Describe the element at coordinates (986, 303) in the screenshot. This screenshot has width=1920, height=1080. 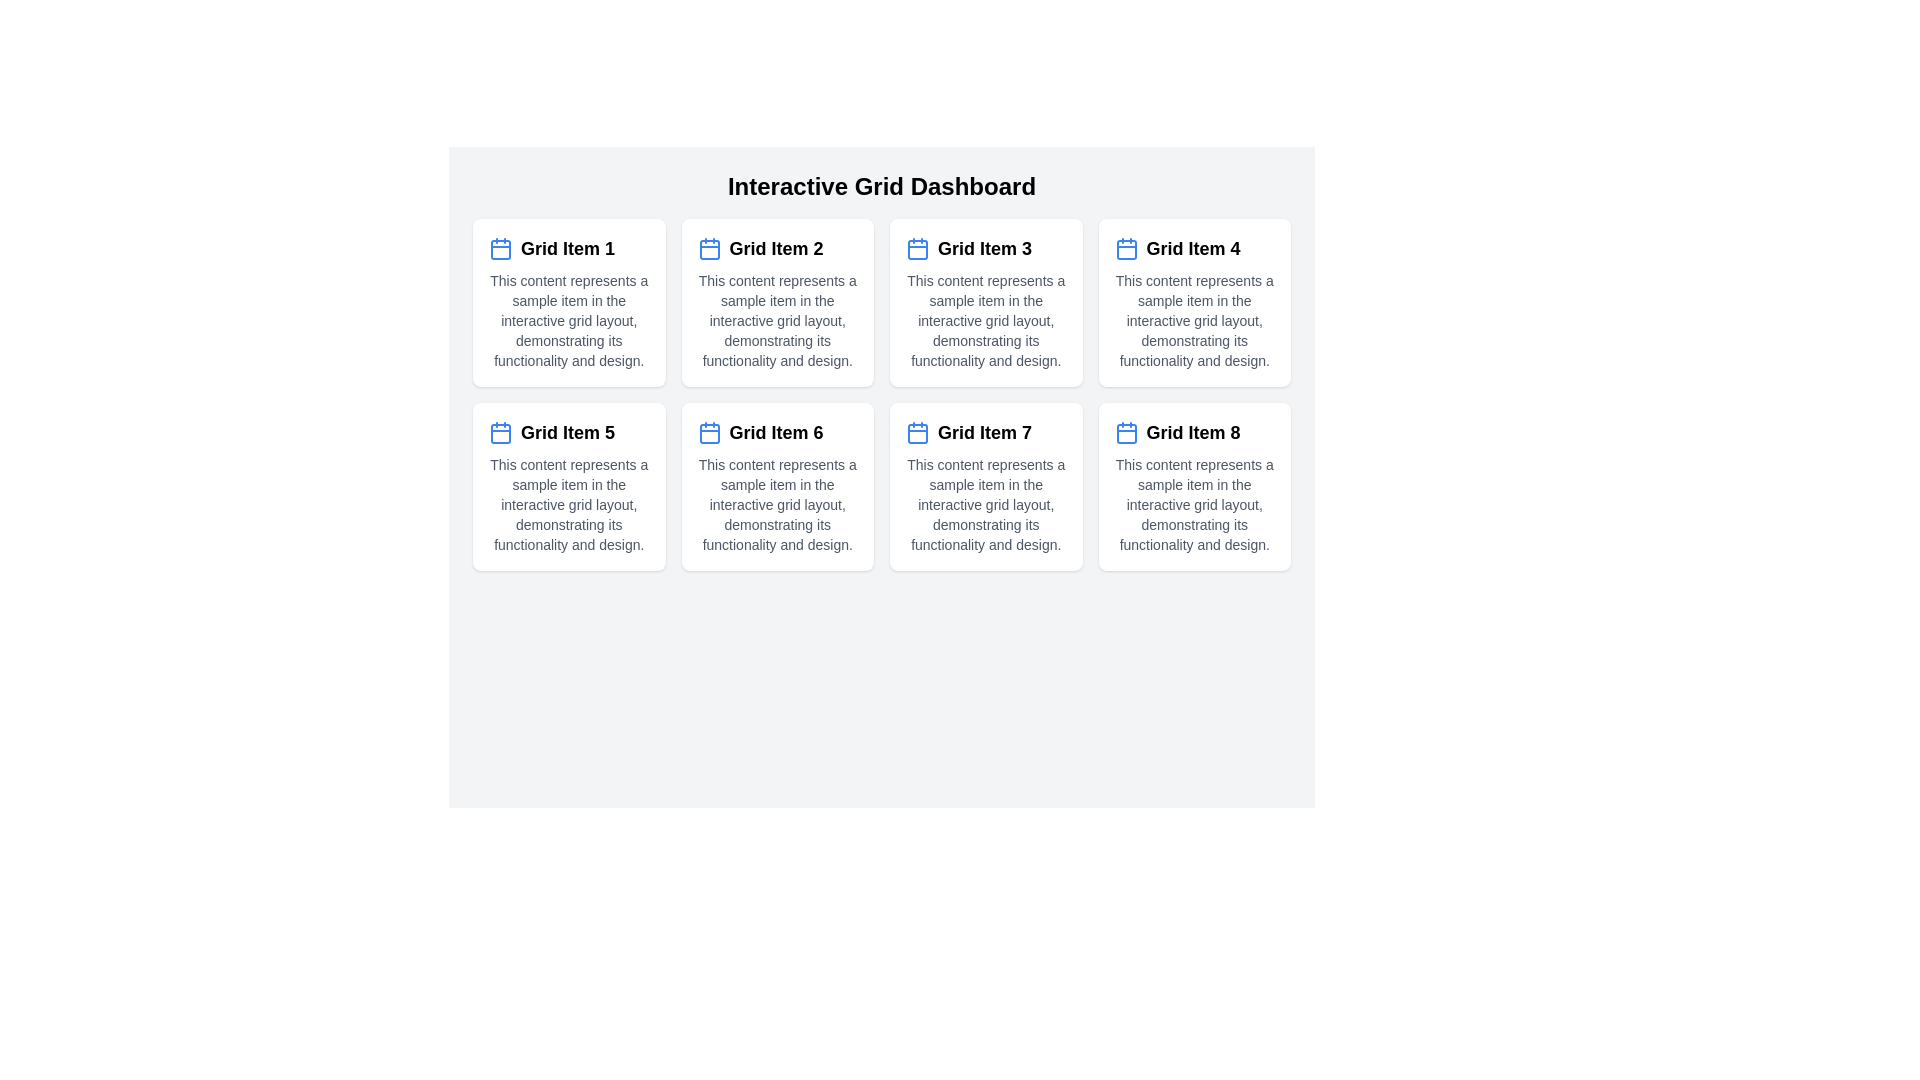
I see `the third item card in the first row of the grid layout, which displays related information and serves as a click target` at that location.